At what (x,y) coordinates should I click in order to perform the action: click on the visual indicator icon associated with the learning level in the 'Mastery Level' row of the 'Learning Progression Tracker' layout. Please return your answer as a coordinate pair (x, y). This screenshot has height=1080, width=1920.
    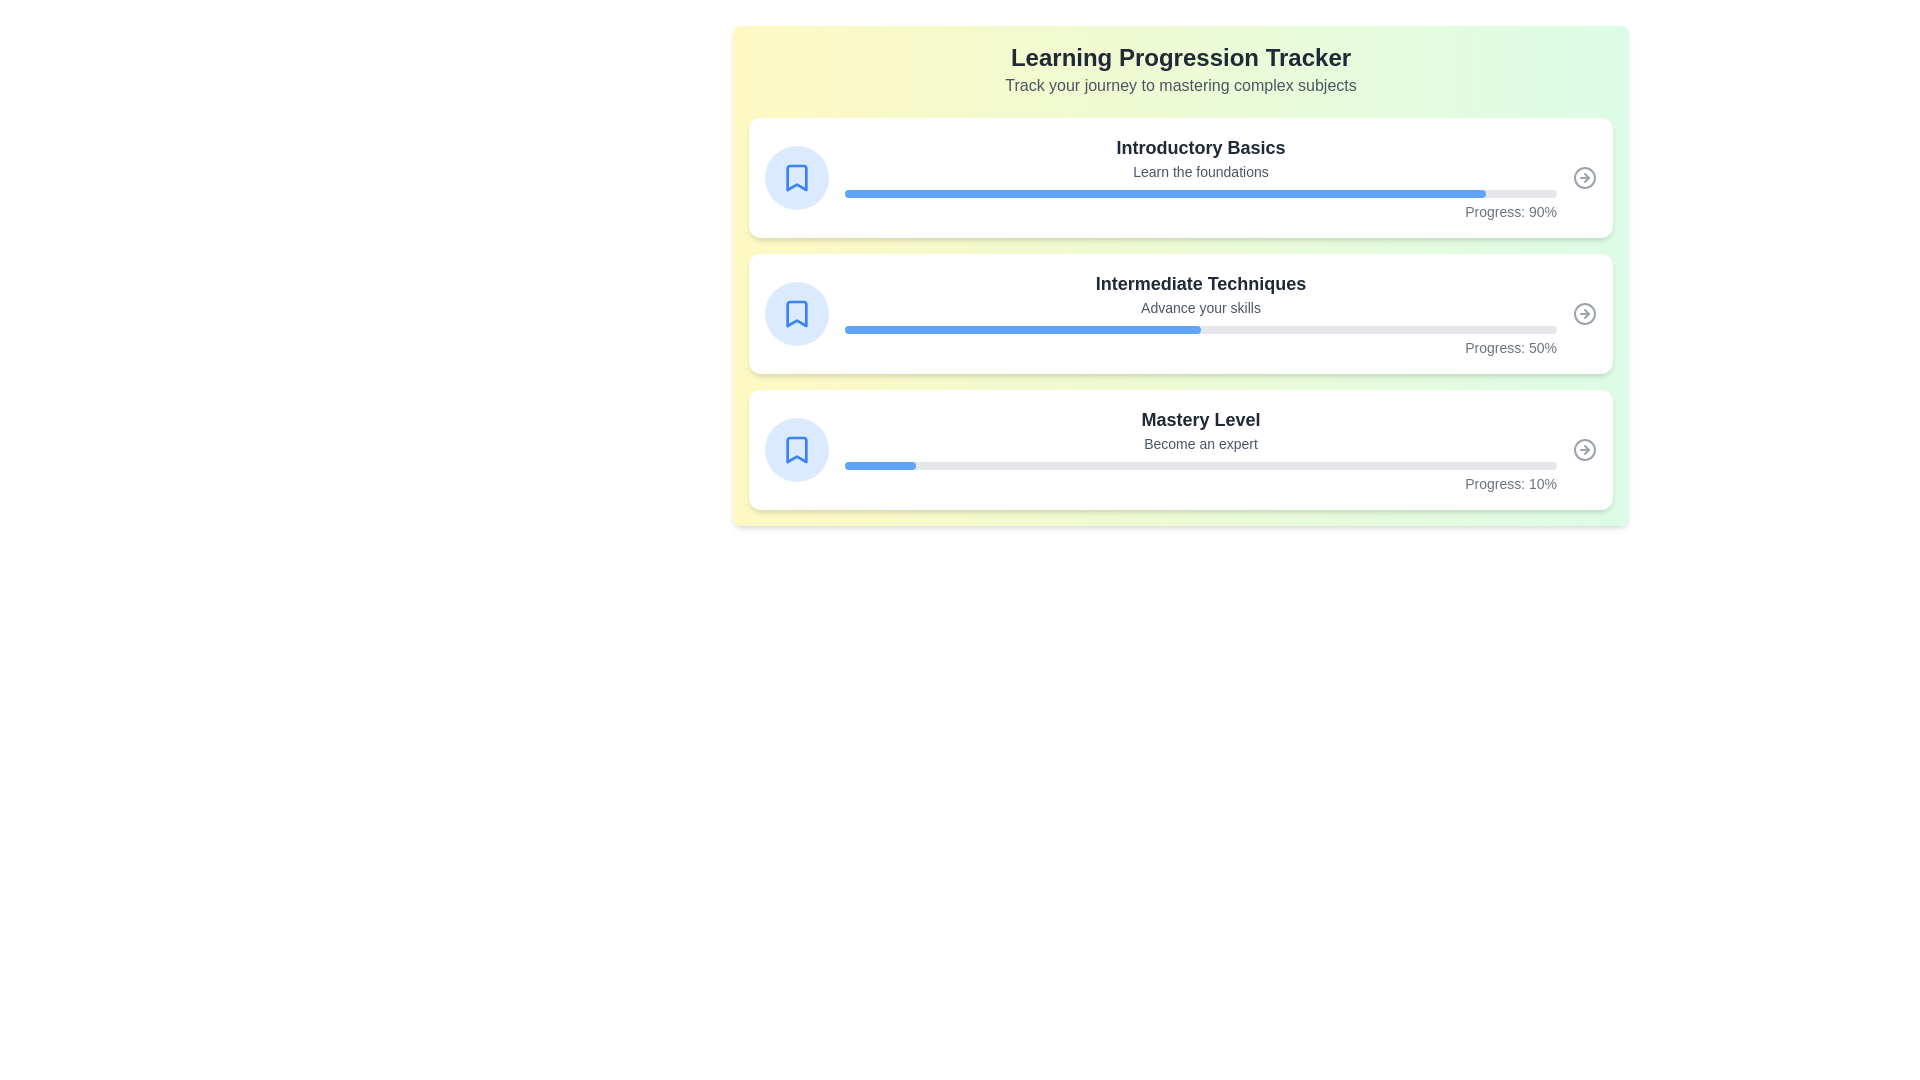
    Looking at the image, I should click on (795, 450).